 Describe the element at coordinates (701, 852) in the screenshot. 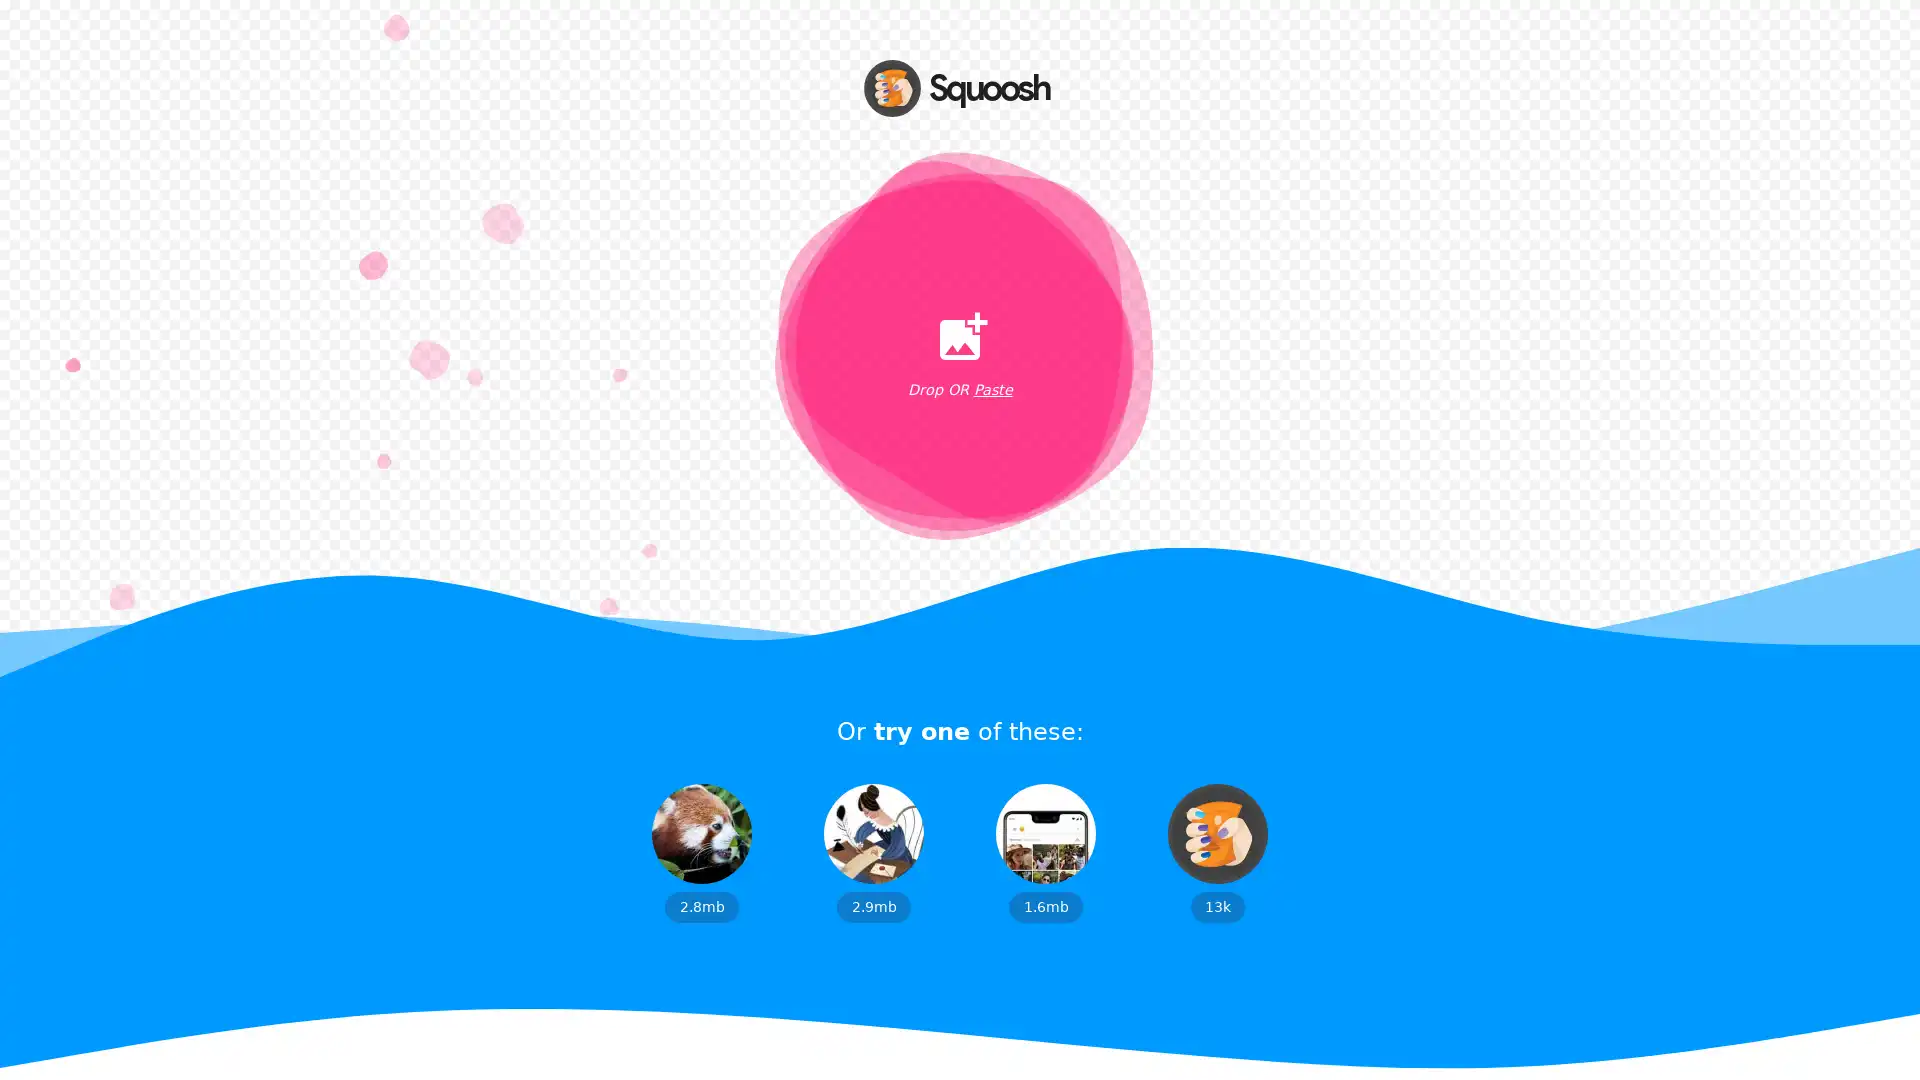

I see `Large photo 2.8mb` at that location.